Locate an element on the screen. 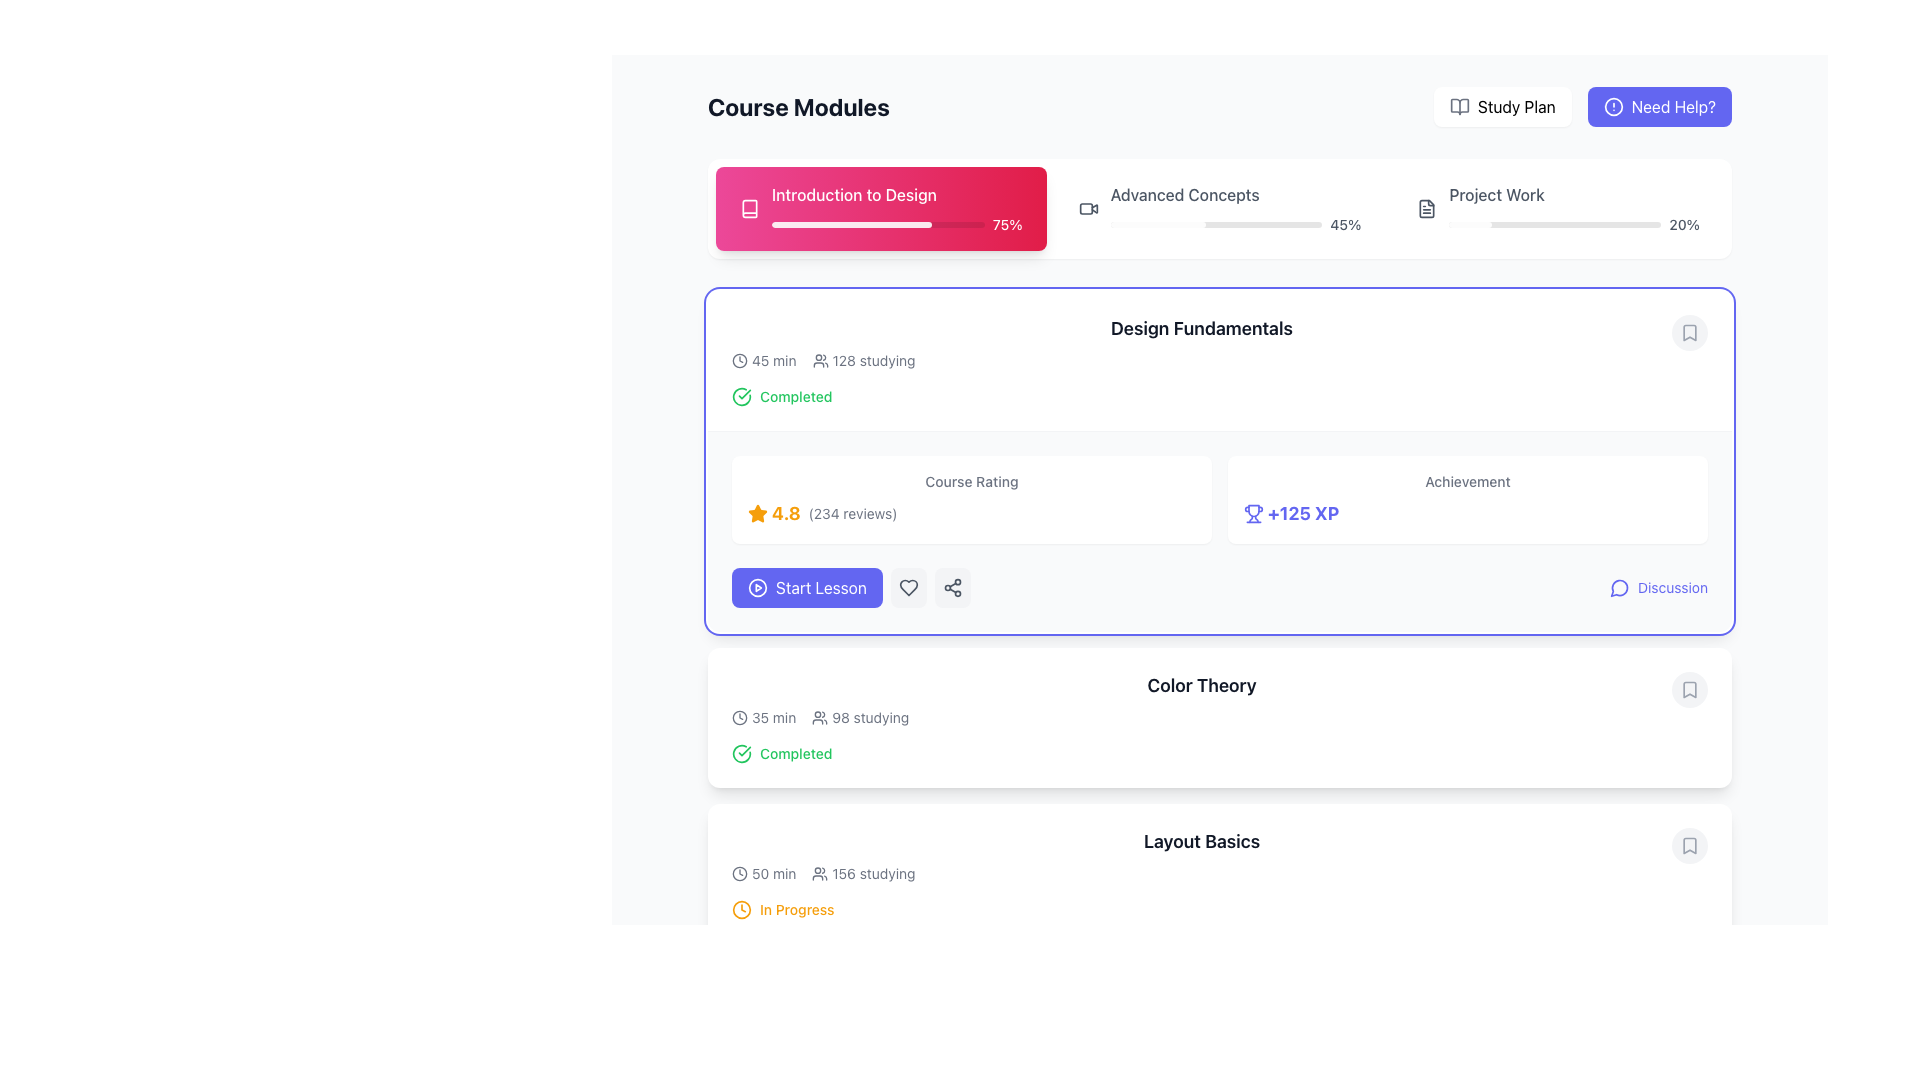 The width and height of the screenshot is (1920, 1080). the small gray icon representing a group of users, which is positioned to the left of the text '128 studying' is located at coordinates (820, 361).